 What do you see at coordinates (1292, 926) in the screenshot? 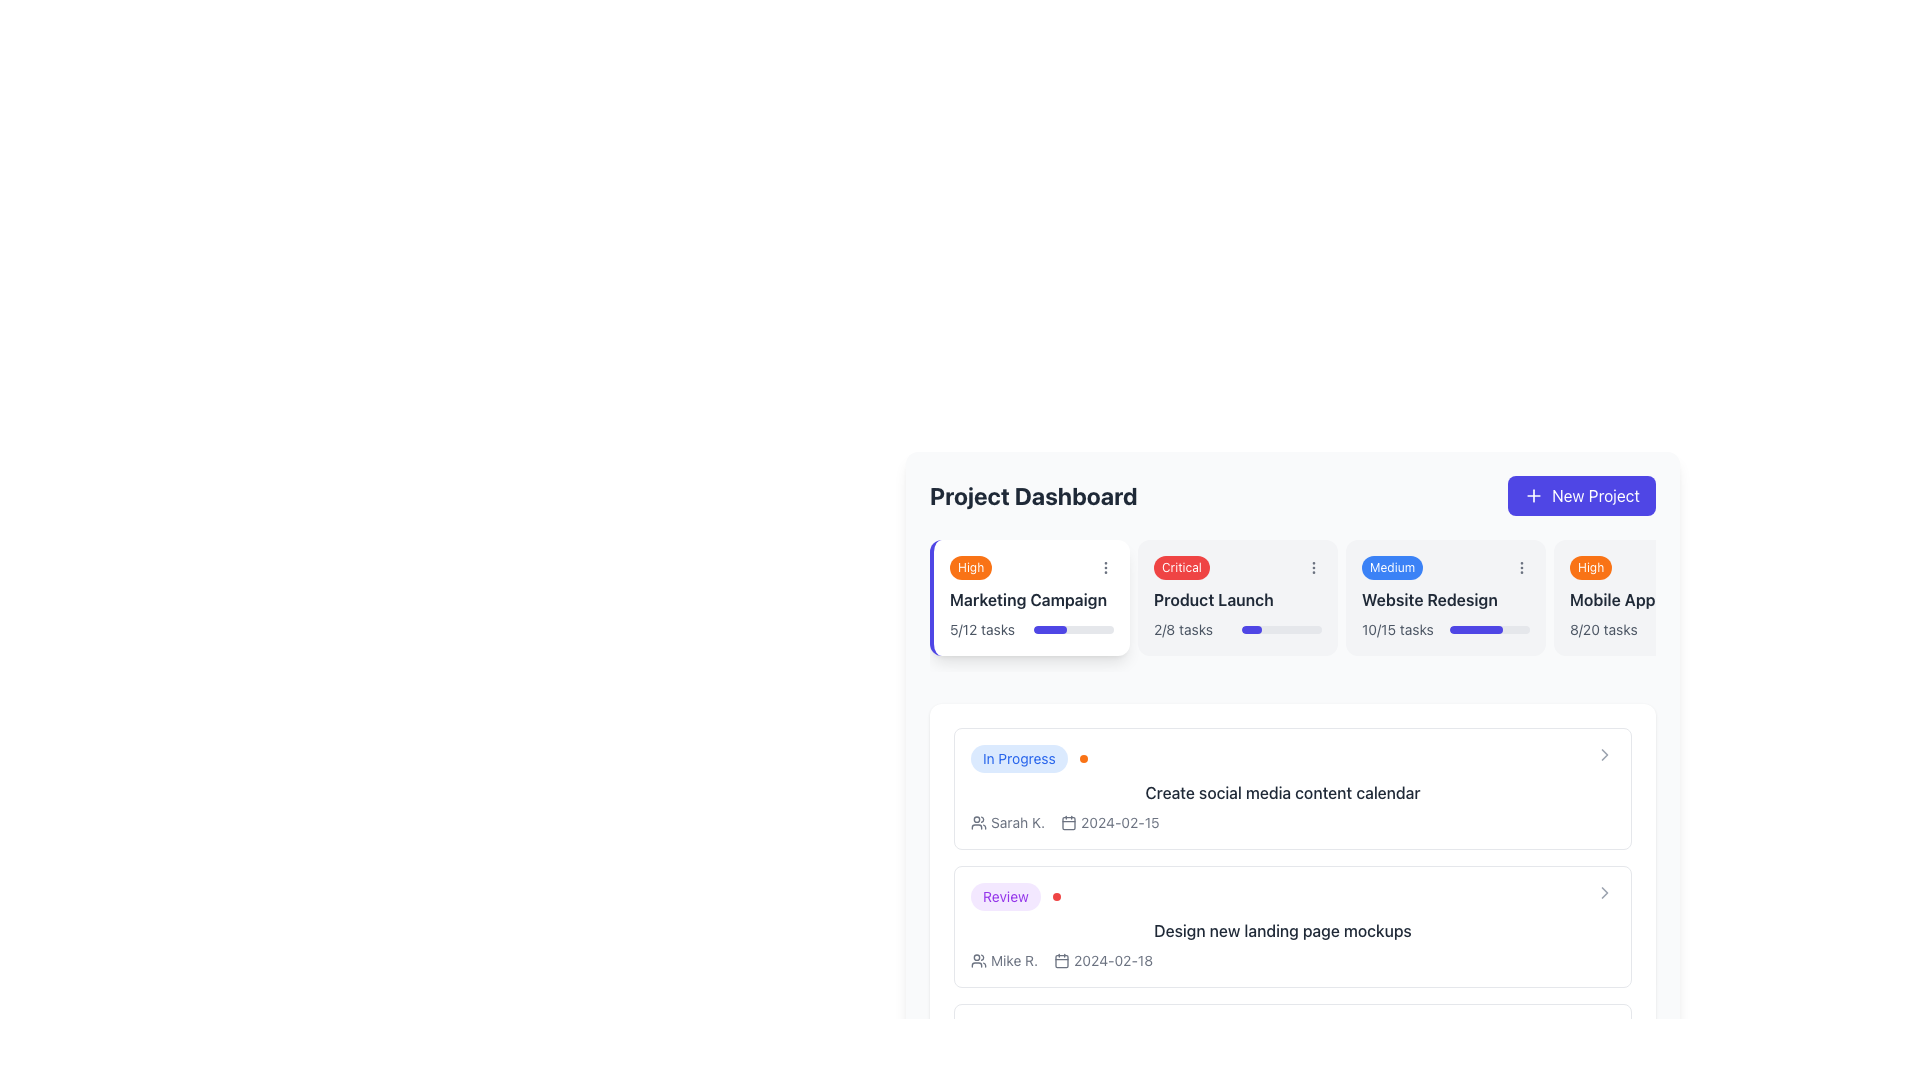
I see `the task title 'Design new landing page mockups' in the second task group labeled 'Review'` at bounding box center [1292, 926].